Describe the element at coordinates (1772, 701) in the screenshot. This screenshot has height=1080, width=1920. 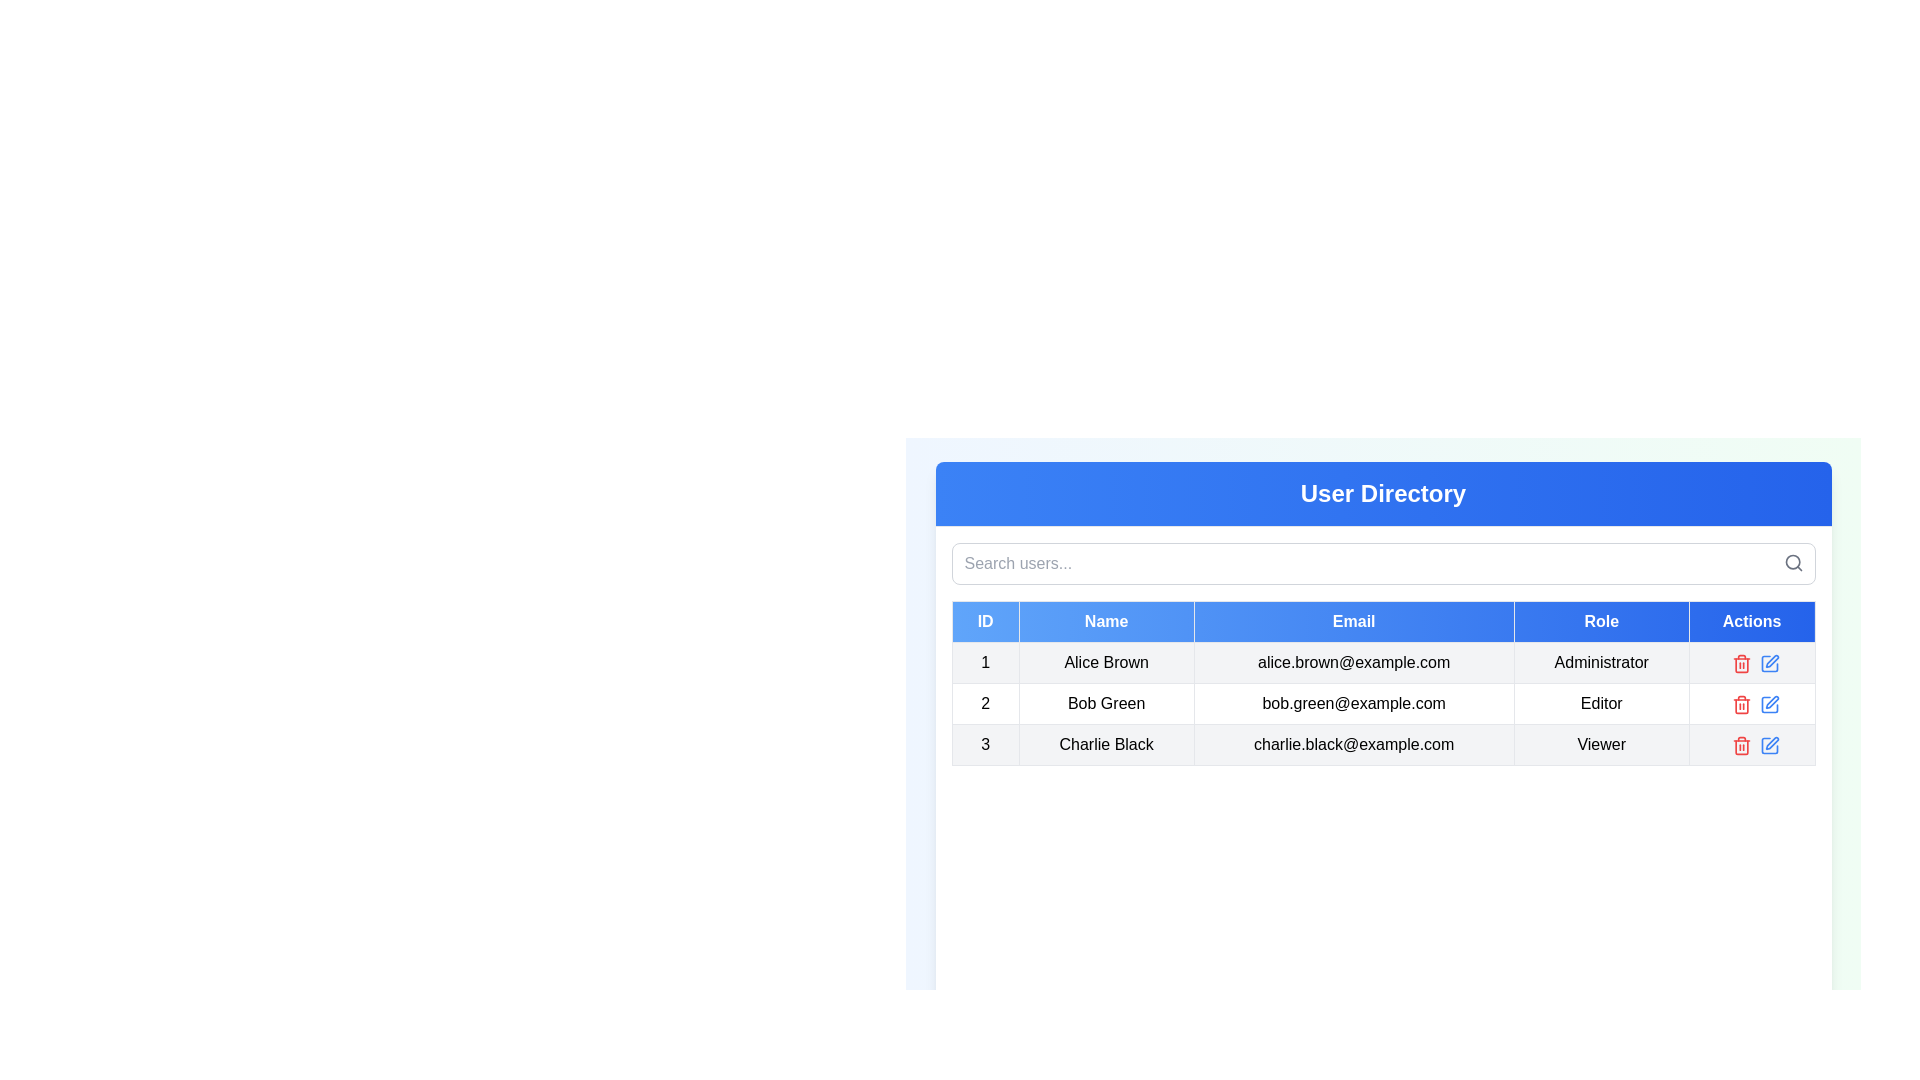
I see `the edit icon button in the Actions column of the second row to initiate editing for Bob Green's details` at that location.